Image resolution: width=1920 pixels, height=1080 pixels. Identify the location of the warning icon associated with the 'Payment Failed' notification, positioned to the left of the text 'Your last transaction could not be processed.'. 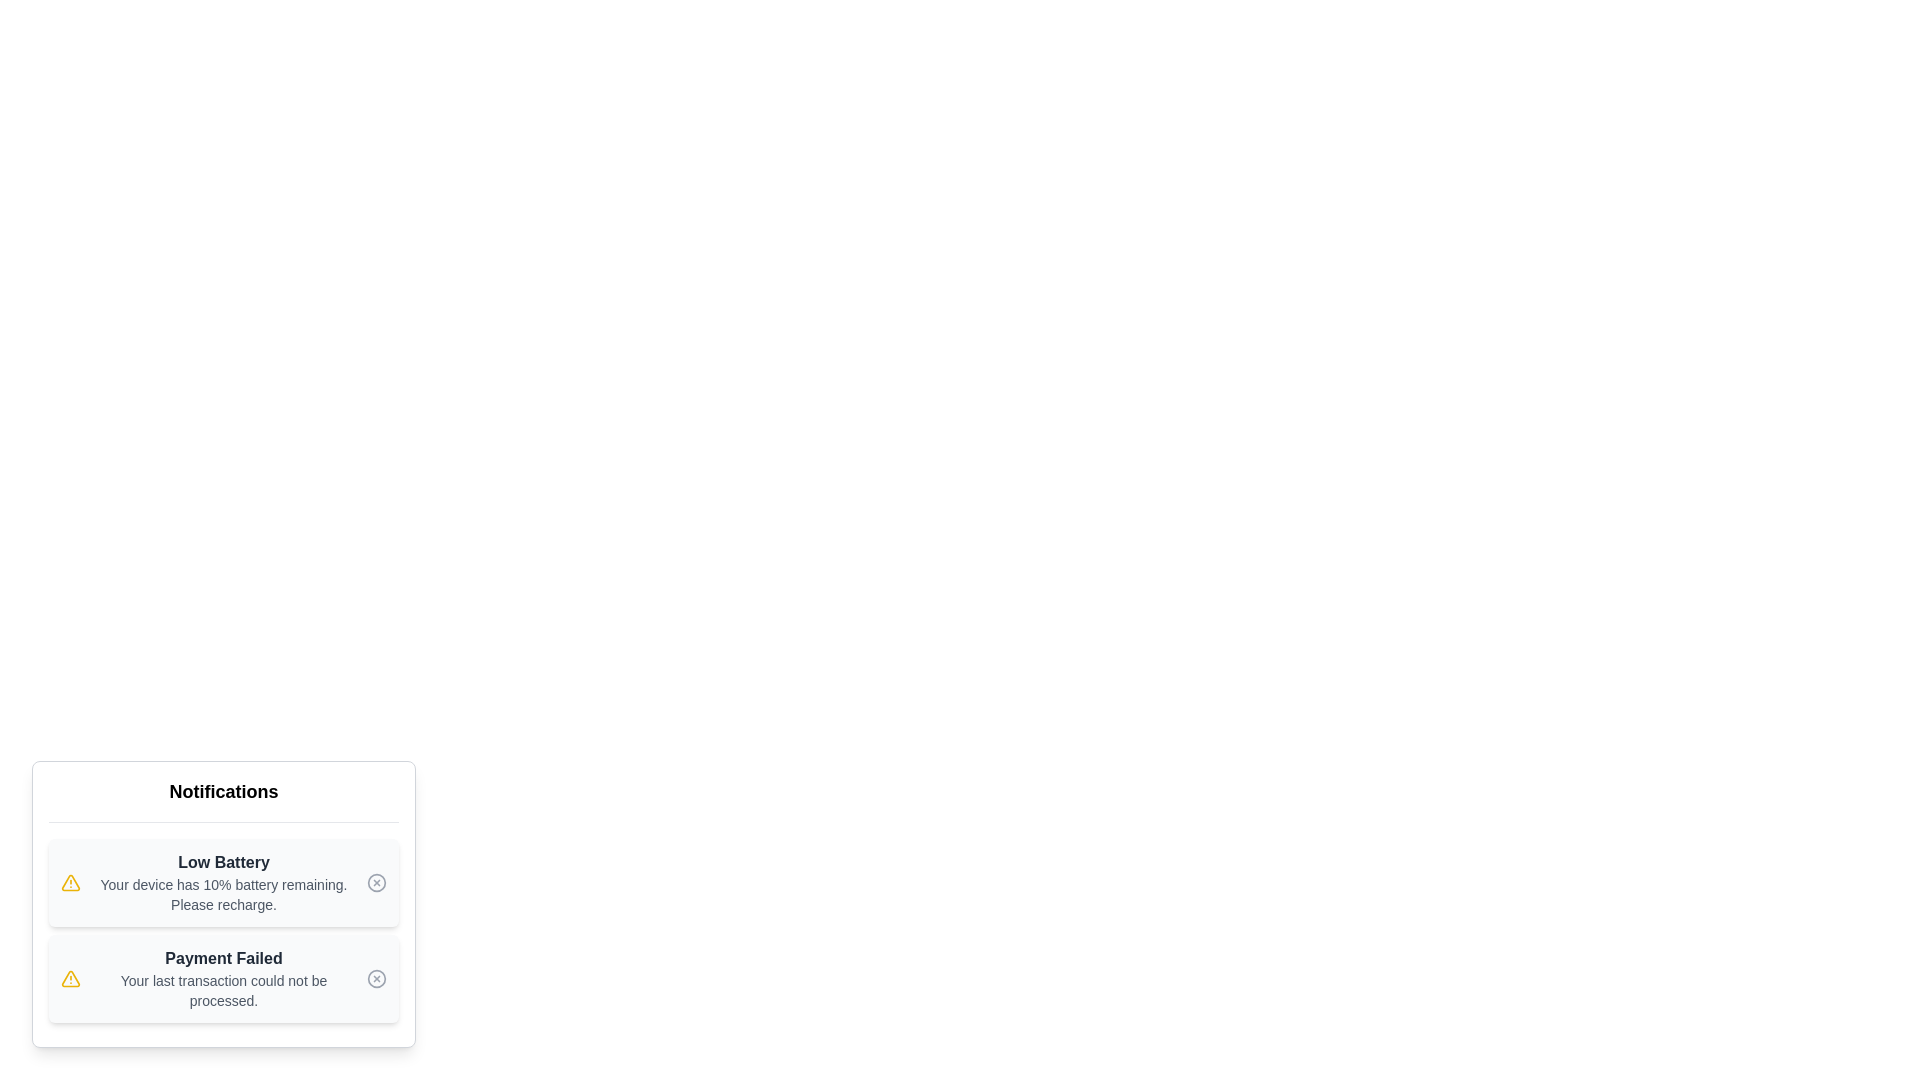
(71, 882).